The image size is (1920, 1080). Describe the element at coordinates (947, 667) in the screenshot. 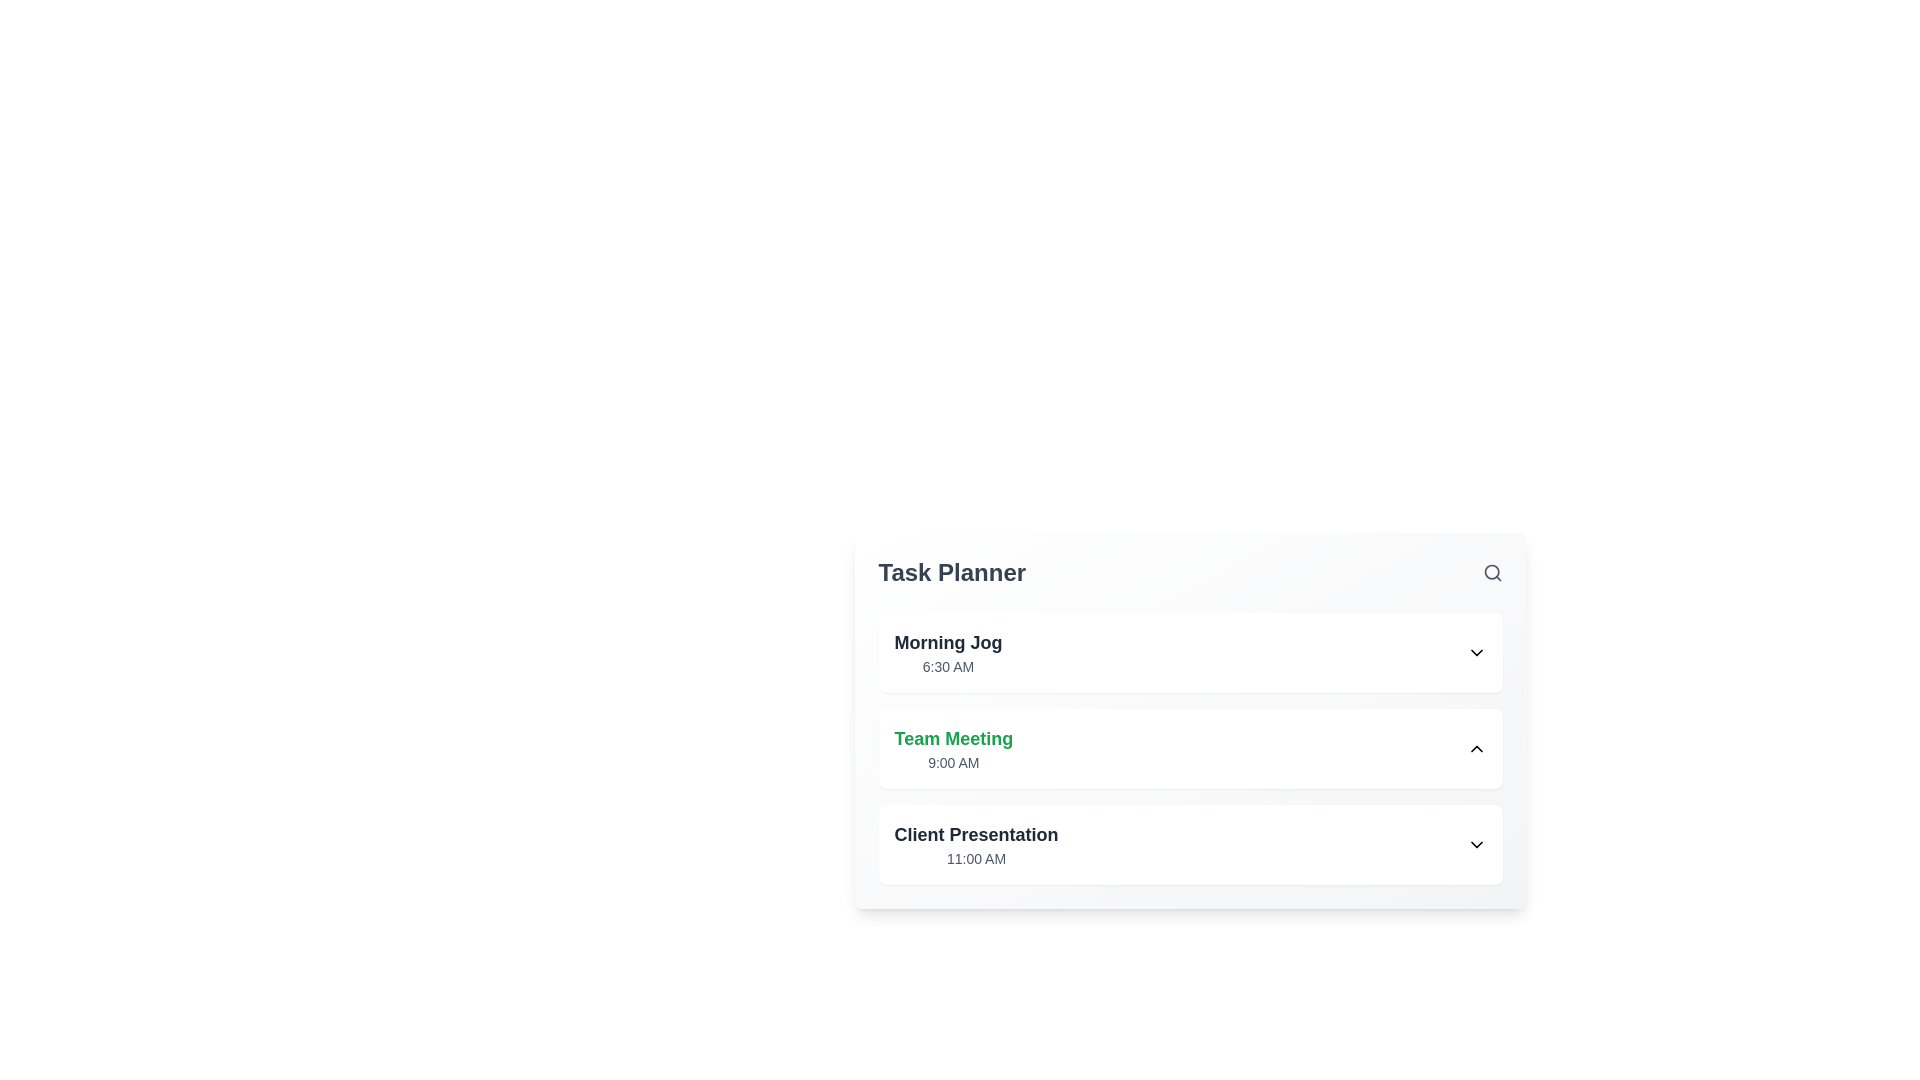

I see `the timestamp display showing '6:30 AM', which is located below the title 'Morning Jog' within the card interface` at that location.